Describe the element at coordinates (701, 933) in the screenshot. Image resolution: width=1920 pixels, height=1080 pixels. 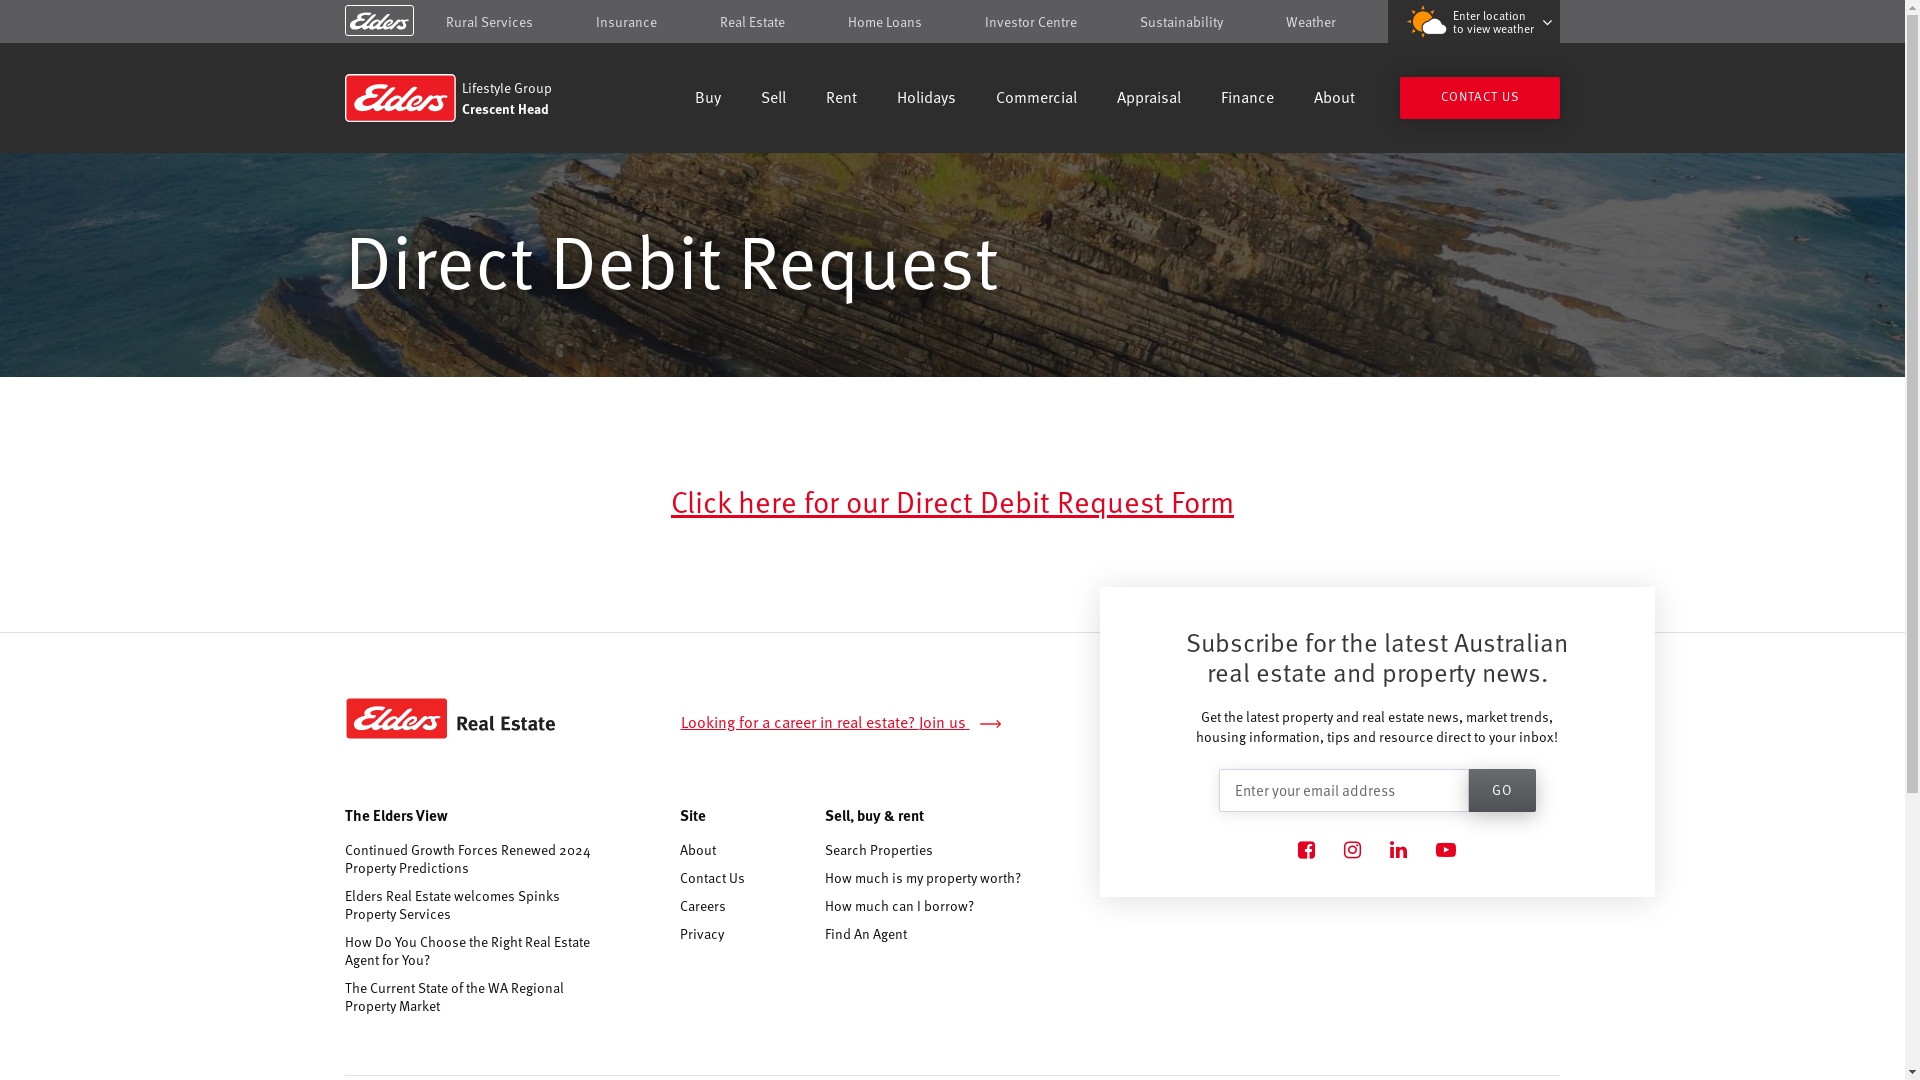
I see `'Privacy'` at that location.